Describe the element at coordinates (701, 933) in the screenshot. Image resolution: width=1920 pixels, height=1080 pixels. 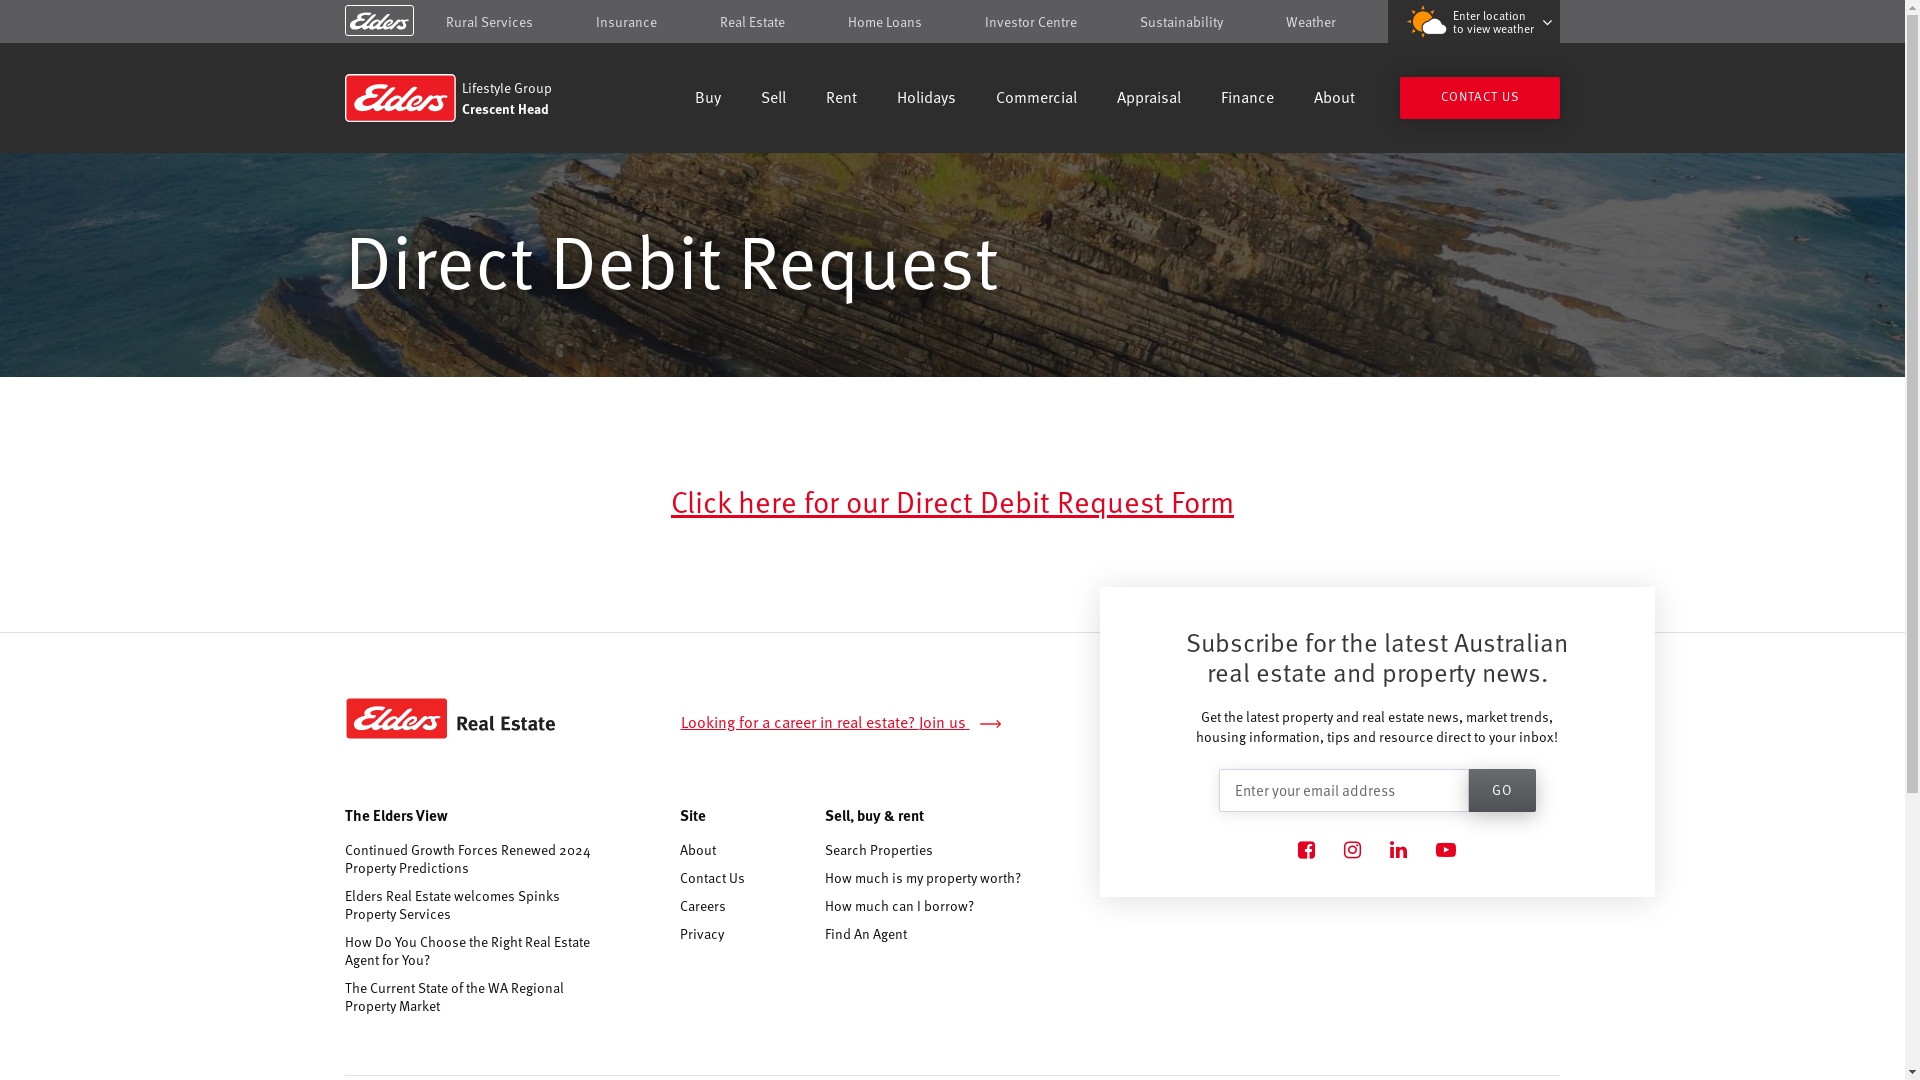
I see `'Privacy'` at that location.